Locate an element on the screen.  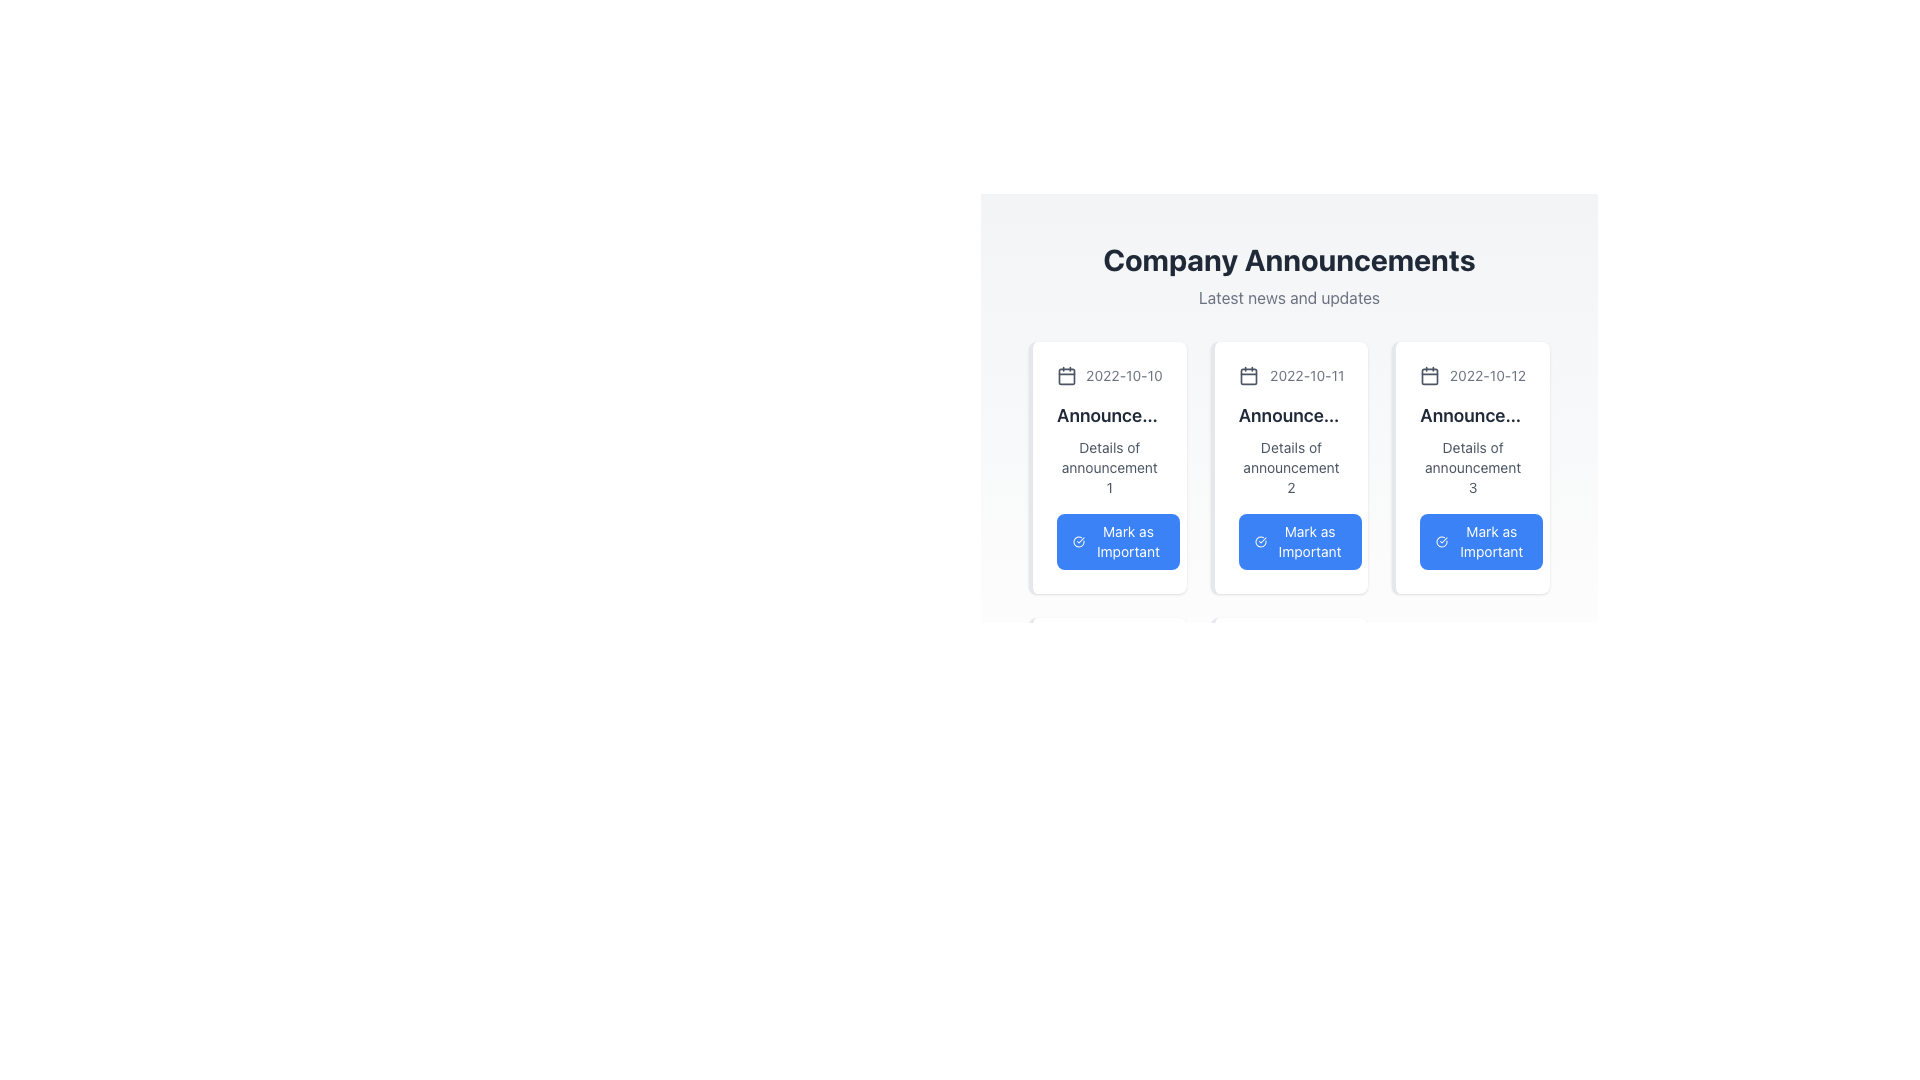
text content of the Text Label displaying 'Announcement 2', which is styled in bold and dark gray color, located in the second announcement card below the date '2022-10-11' is located at coordinates (1291, 415).